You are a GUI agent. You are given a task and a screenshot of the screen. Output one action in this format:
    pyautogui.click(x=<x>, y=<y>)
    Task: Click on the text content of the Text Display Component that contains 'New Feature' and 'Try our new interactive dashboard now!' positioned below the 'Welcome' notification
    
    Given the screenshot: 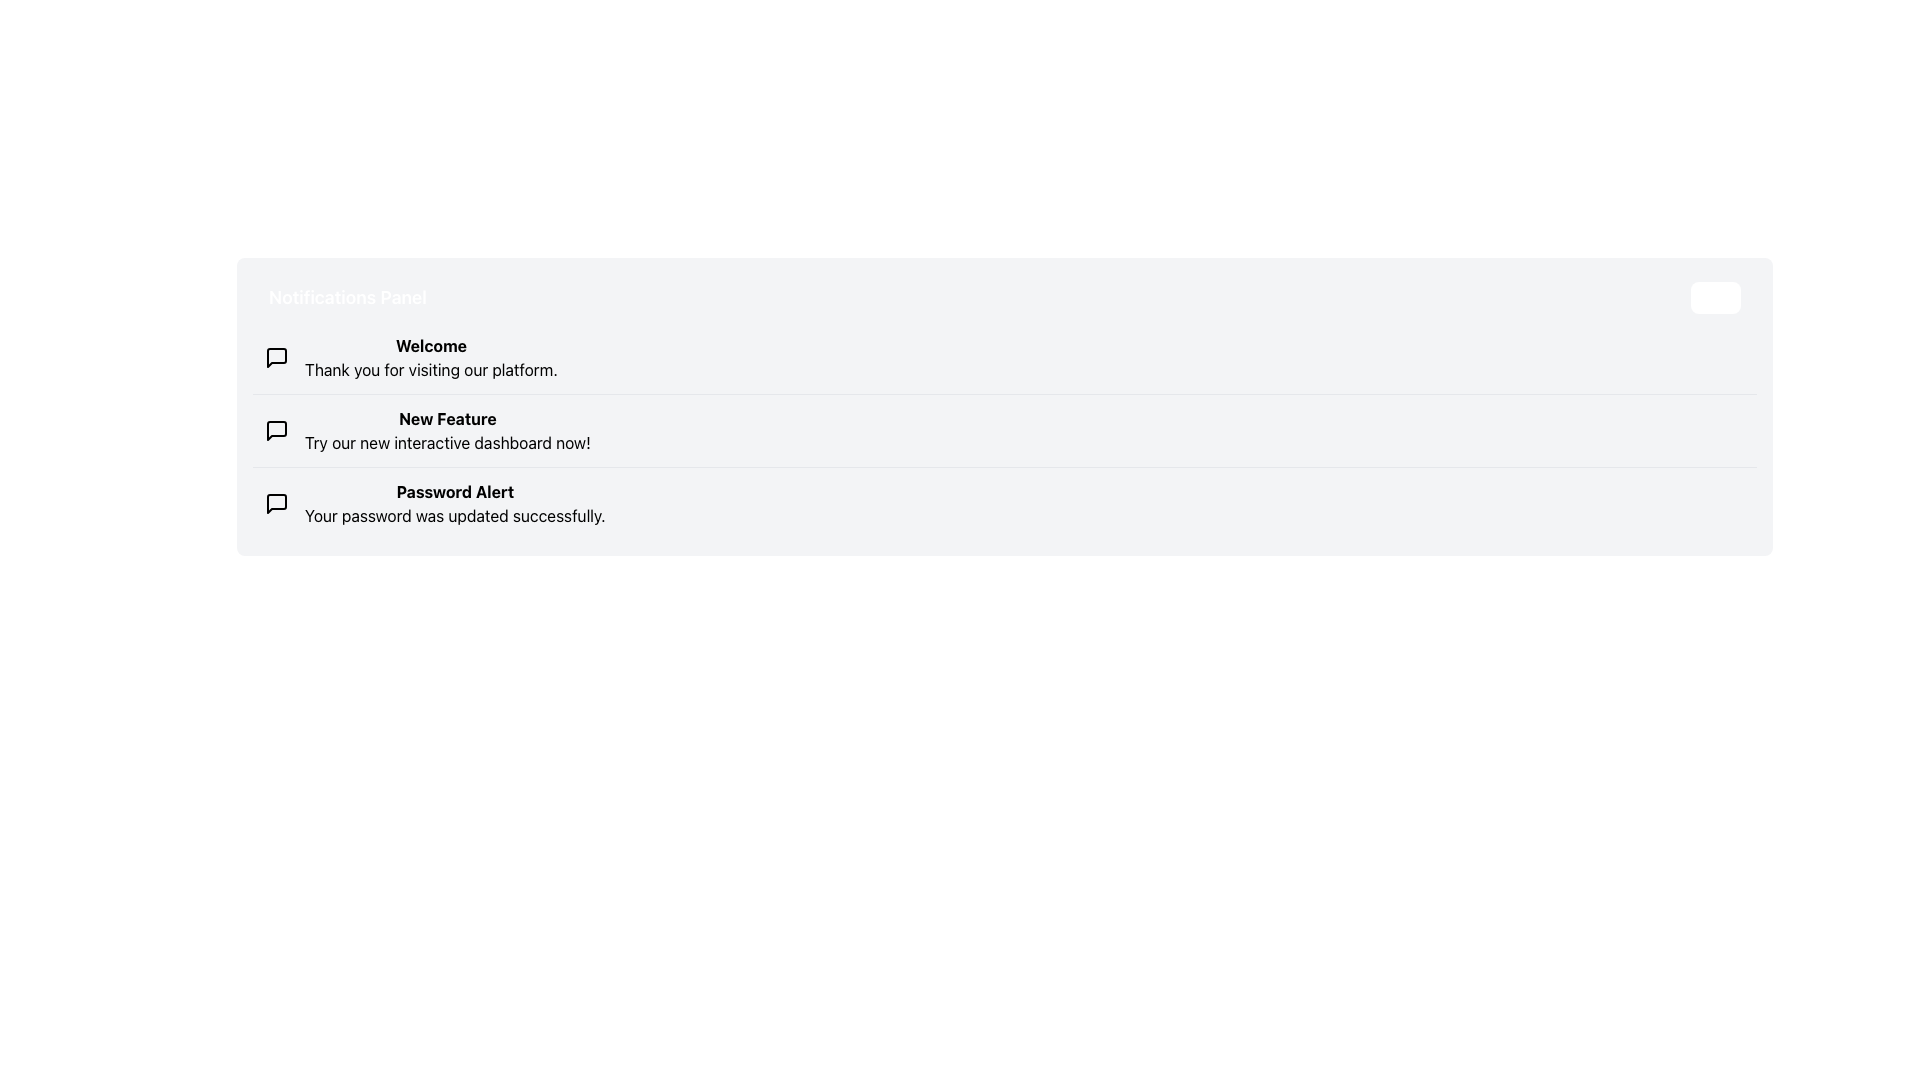 What is the action you would take?
    pyautogui.click(x=446, y=430)
    